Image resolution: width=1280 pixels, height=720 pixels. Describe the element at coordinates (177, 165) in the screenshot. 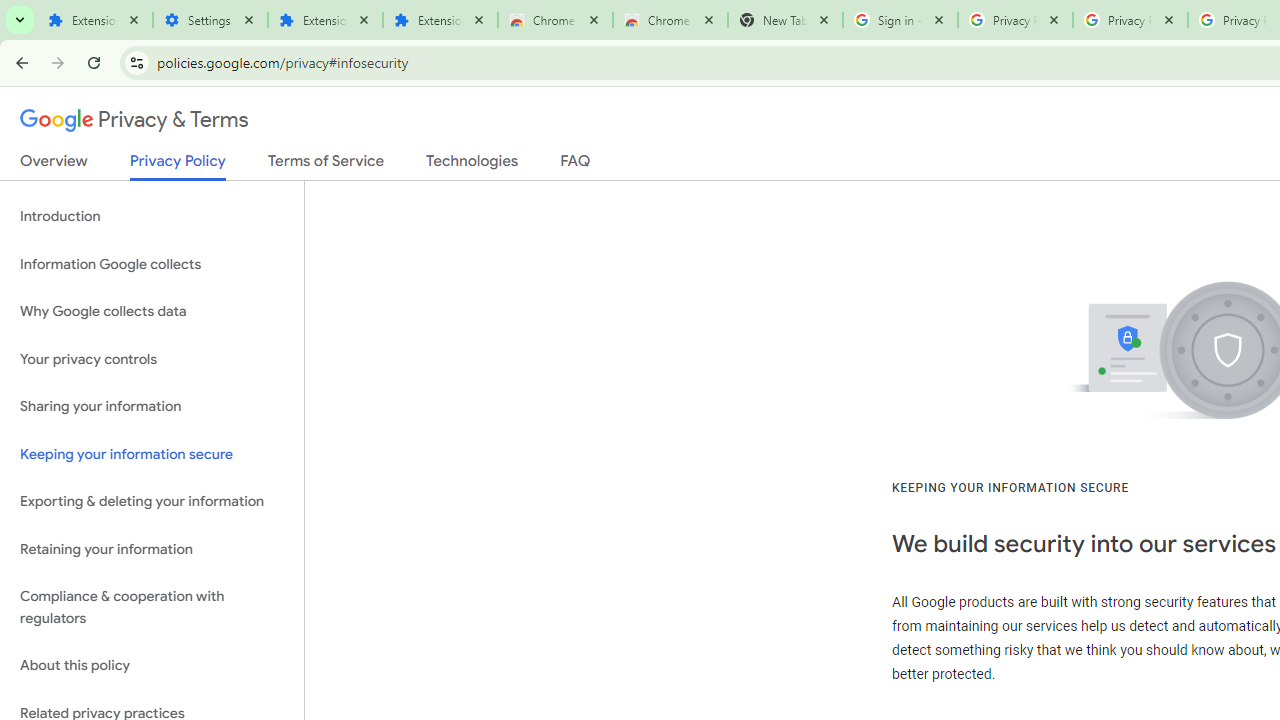

I see `'Privacy Policy'` at that location.